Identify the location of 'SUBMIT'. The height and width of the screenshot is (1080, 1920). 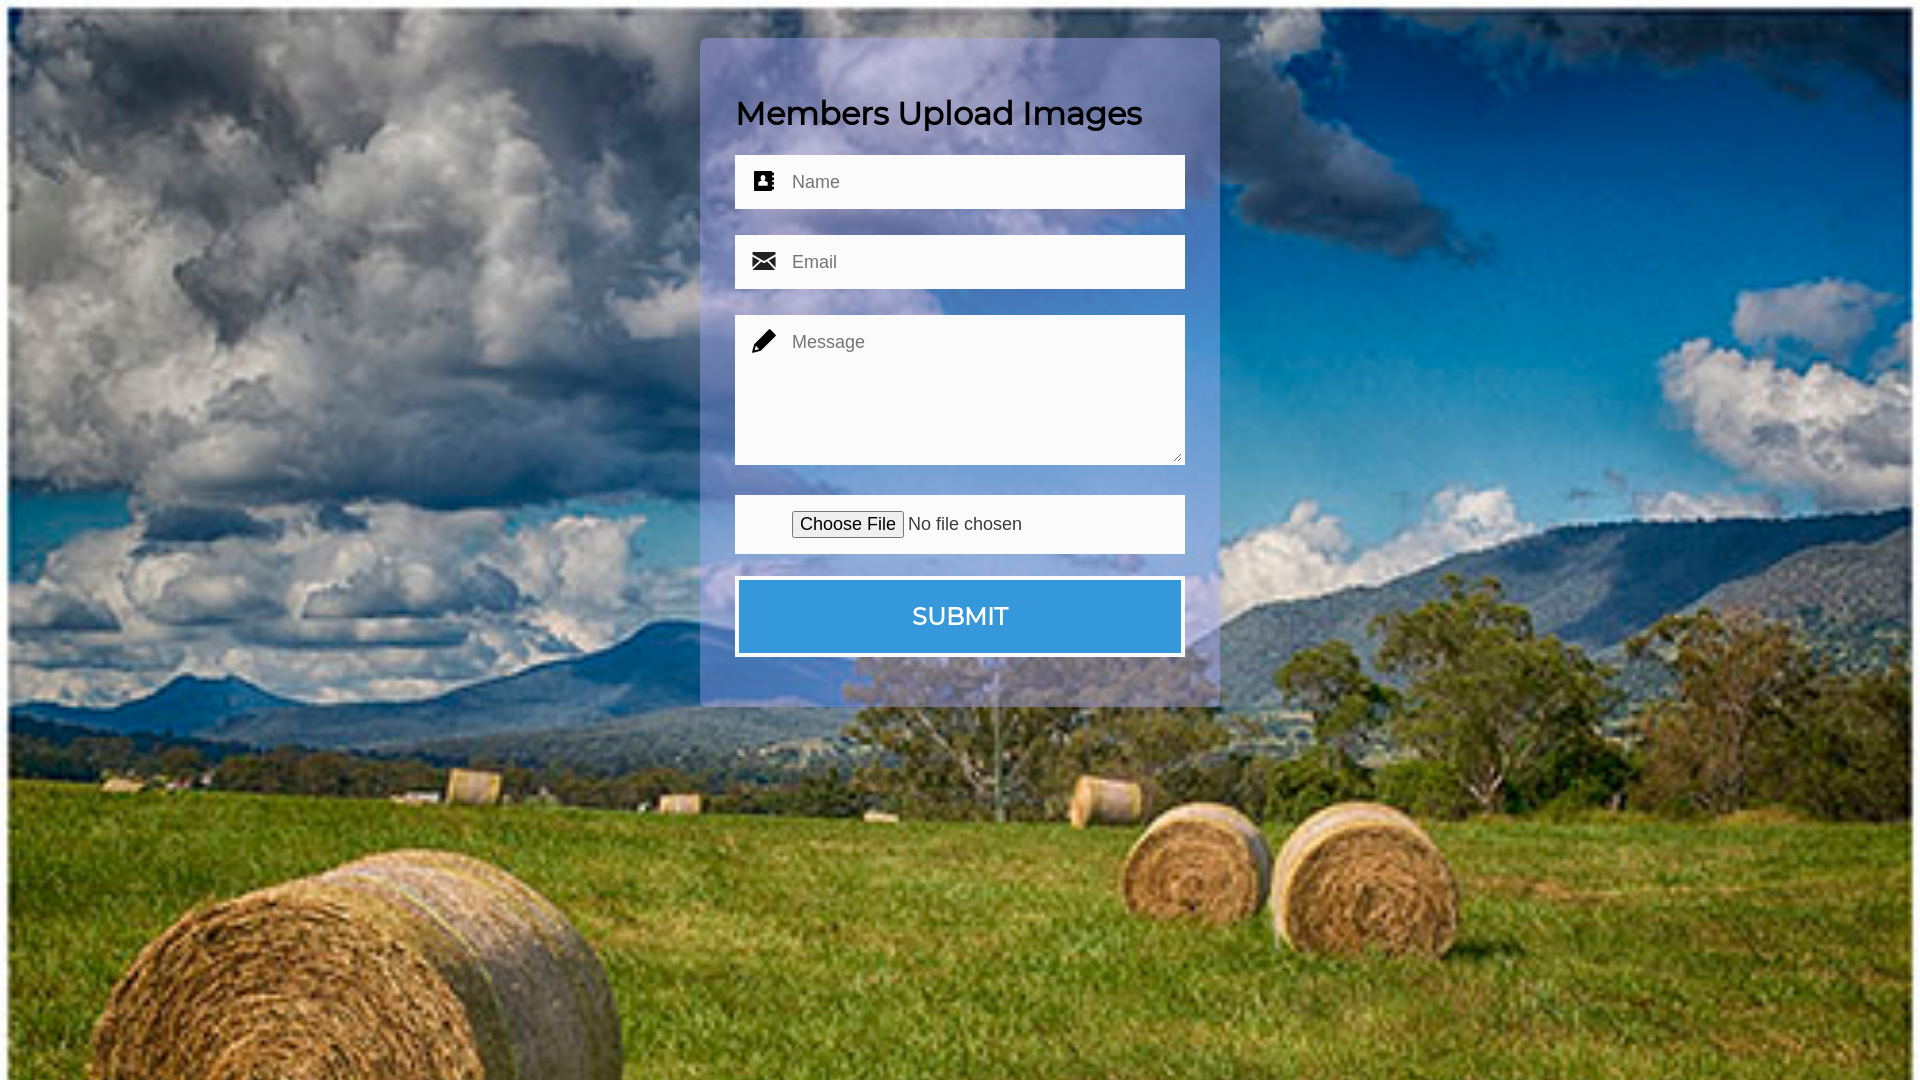
(960, 615).